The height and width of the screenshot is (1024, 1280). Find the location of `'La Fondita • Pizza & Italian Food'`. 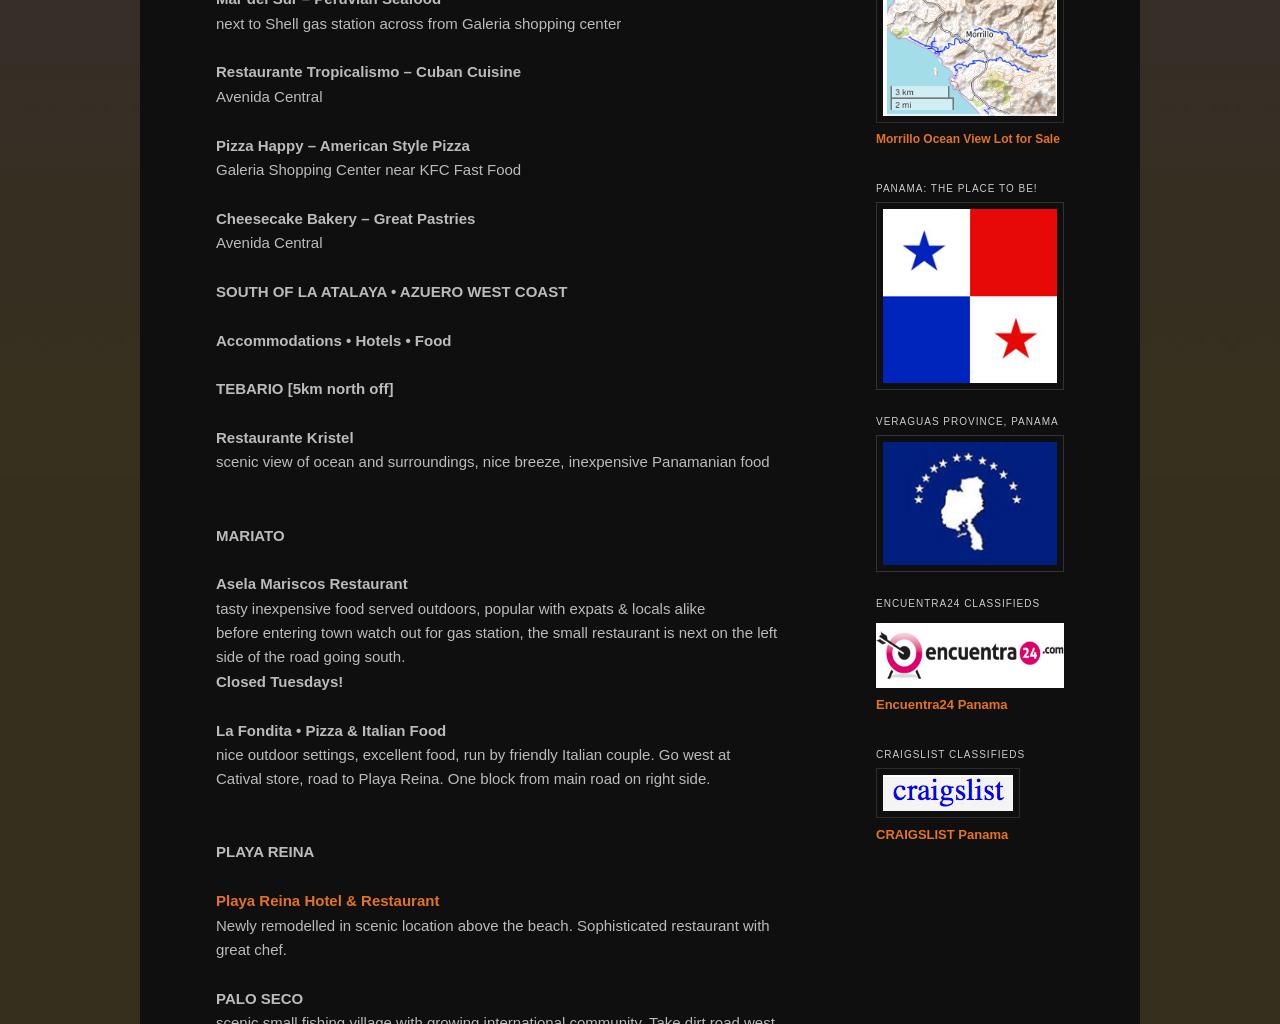

'La Fondita • Pizza & Italian Food' is located at coordinates (331, 728).